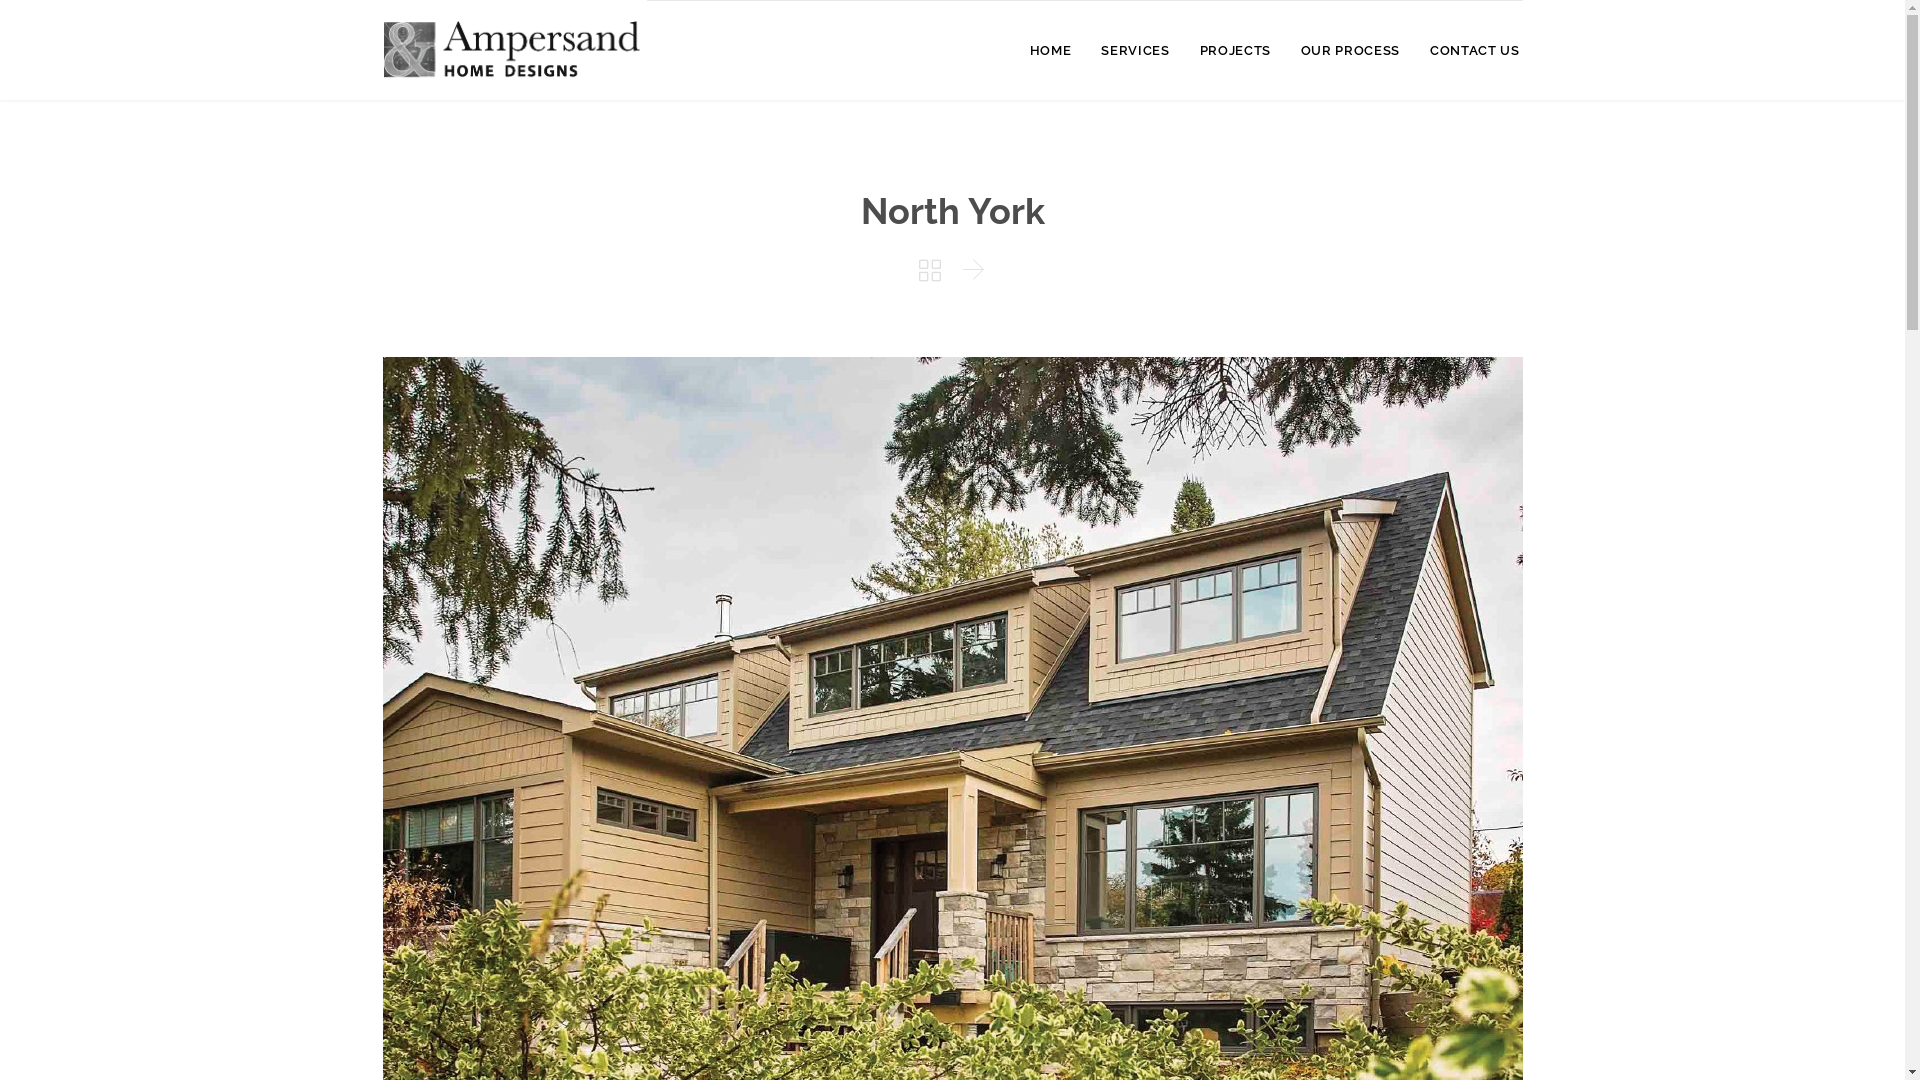 This screenshot has width=1920, height=1080. Describe the element at coordinates (513, 49) in the screenshot. I see `'Ampersand Home Designs'` at that location.